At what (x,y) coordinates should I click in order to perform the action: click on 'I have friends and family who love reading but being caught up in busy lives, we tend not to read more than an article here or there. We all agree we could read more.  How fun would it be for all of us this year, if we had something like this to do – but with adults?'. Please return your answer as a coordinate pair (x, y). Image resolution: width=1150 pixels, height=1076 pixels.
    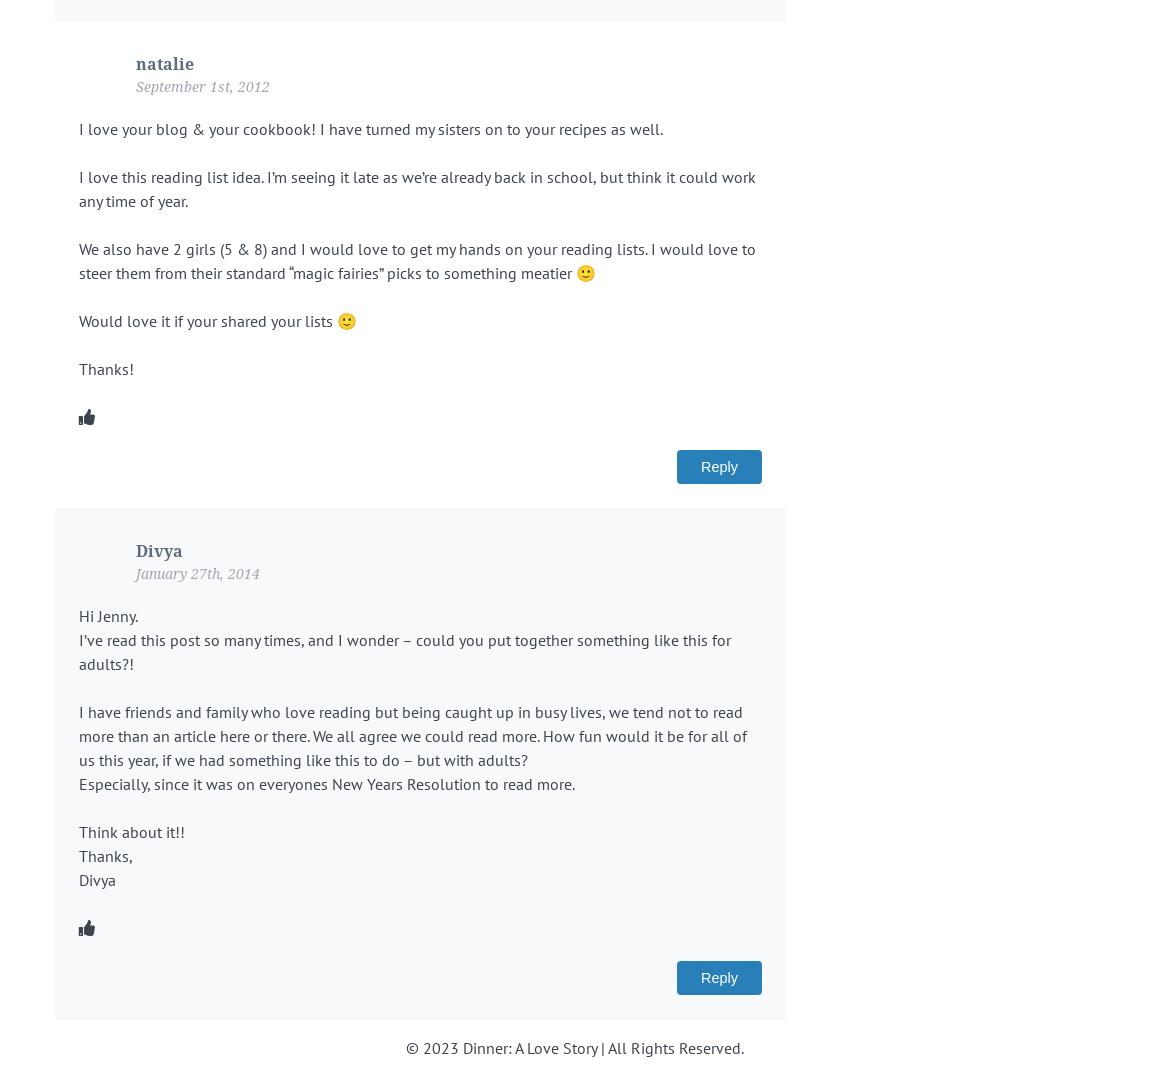
    Looking at the image, I should click on (412, 734).